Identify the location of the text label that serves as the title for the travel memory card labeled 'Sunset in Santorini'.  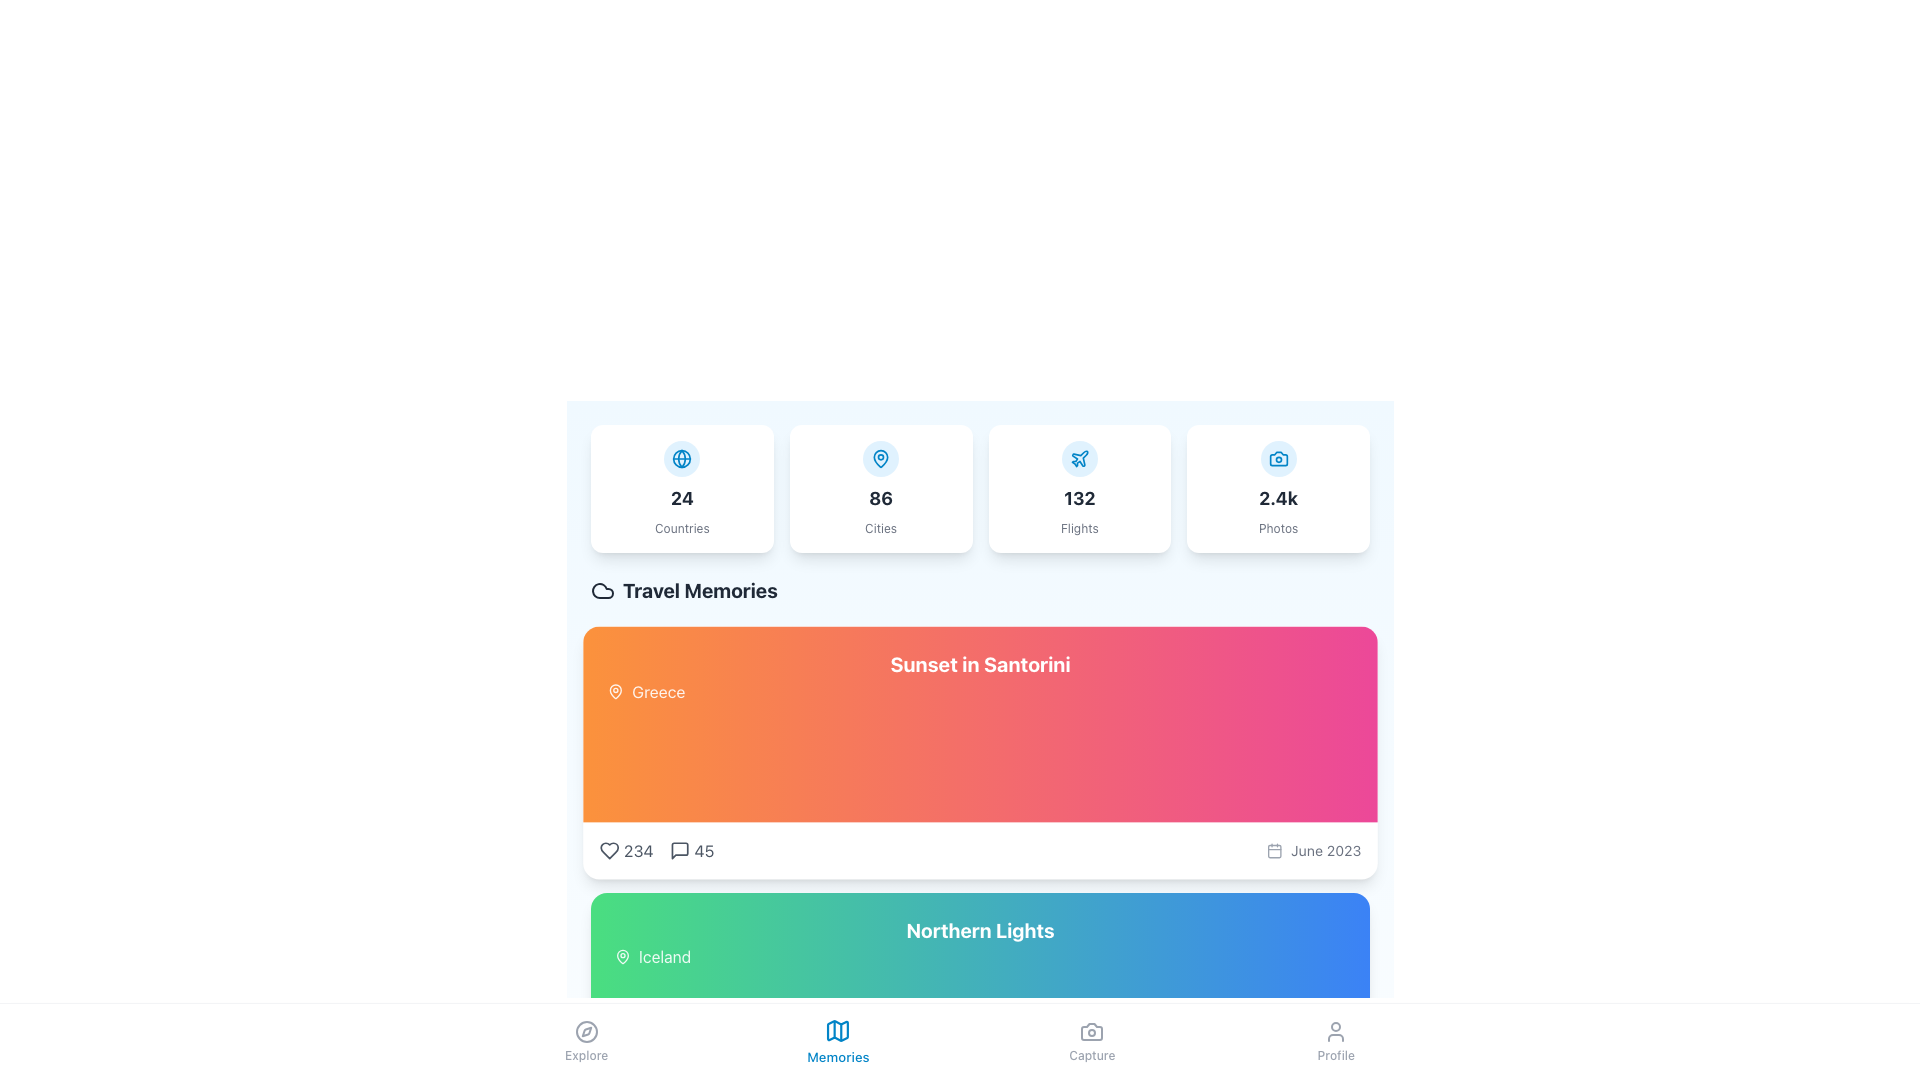
(980, 665).